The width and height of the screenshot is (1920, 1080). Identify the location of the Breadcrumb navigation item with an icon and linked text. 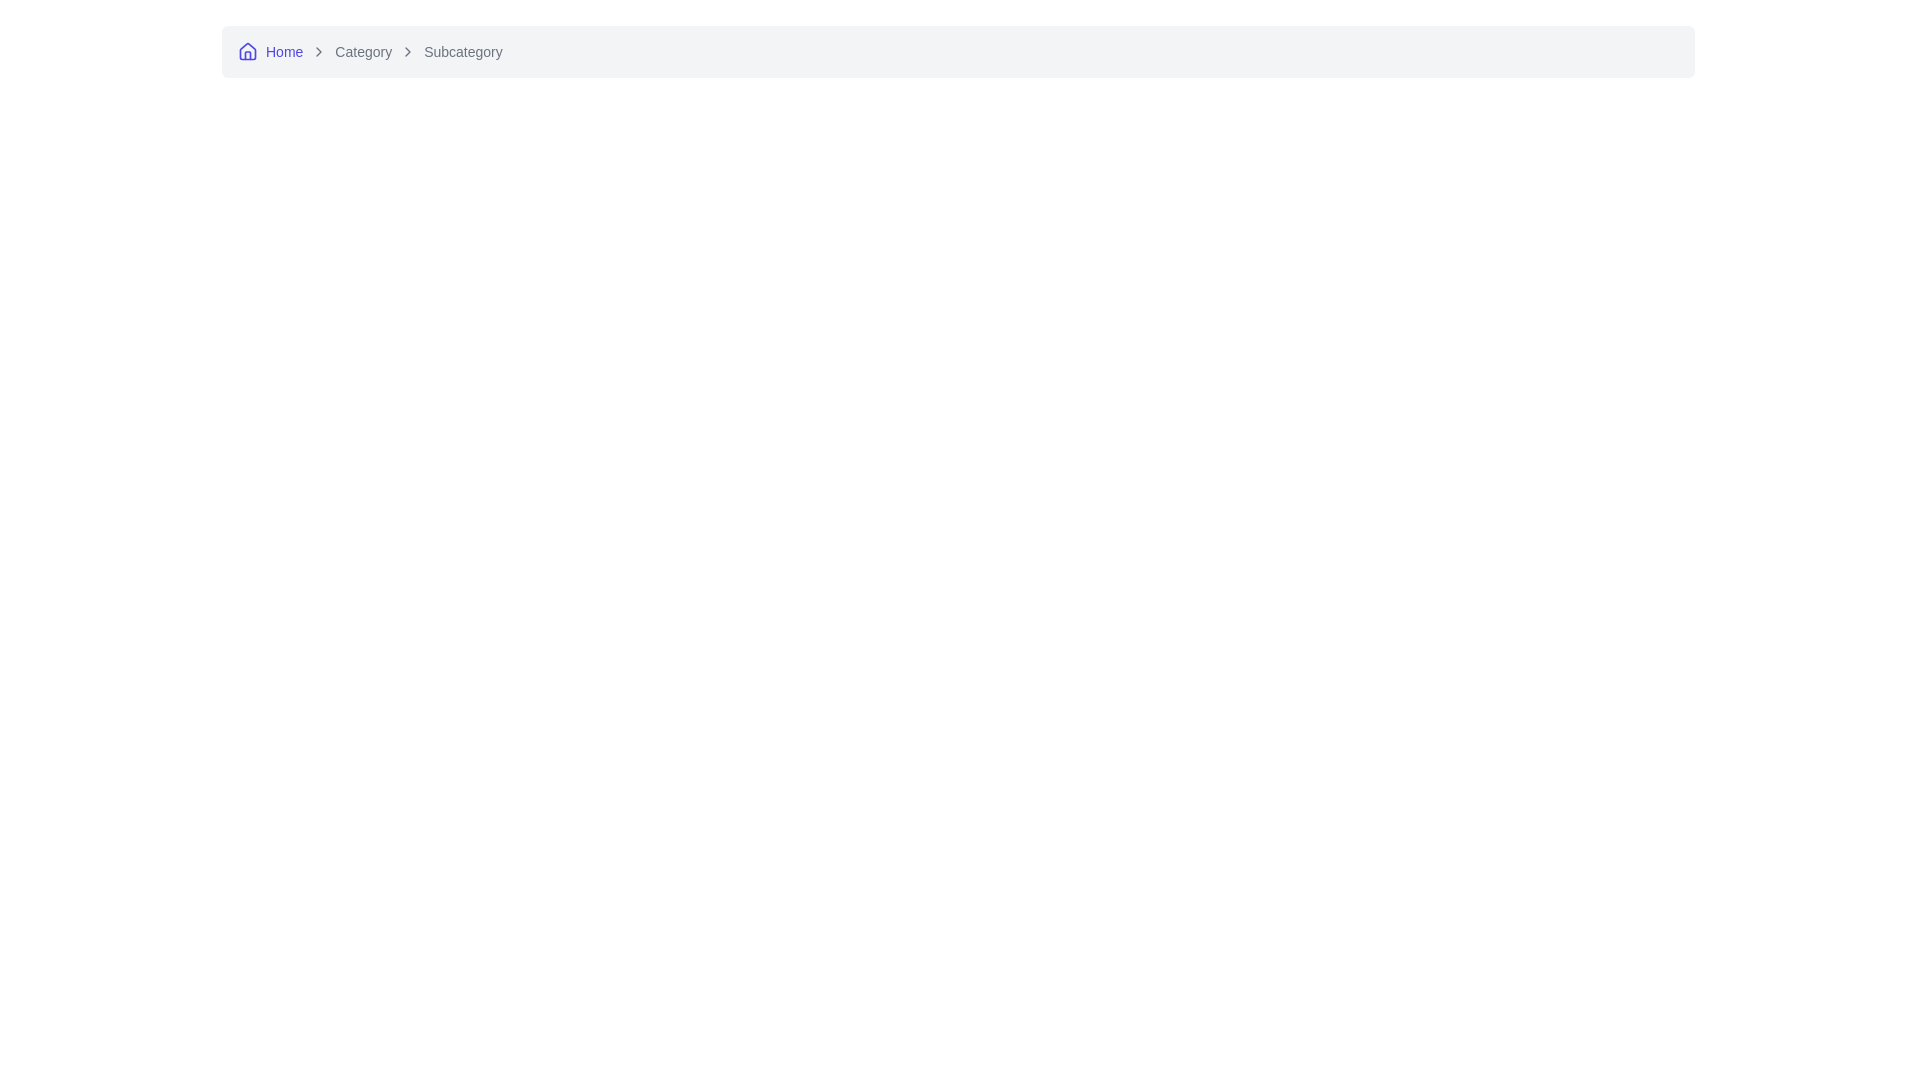
(269, 50).